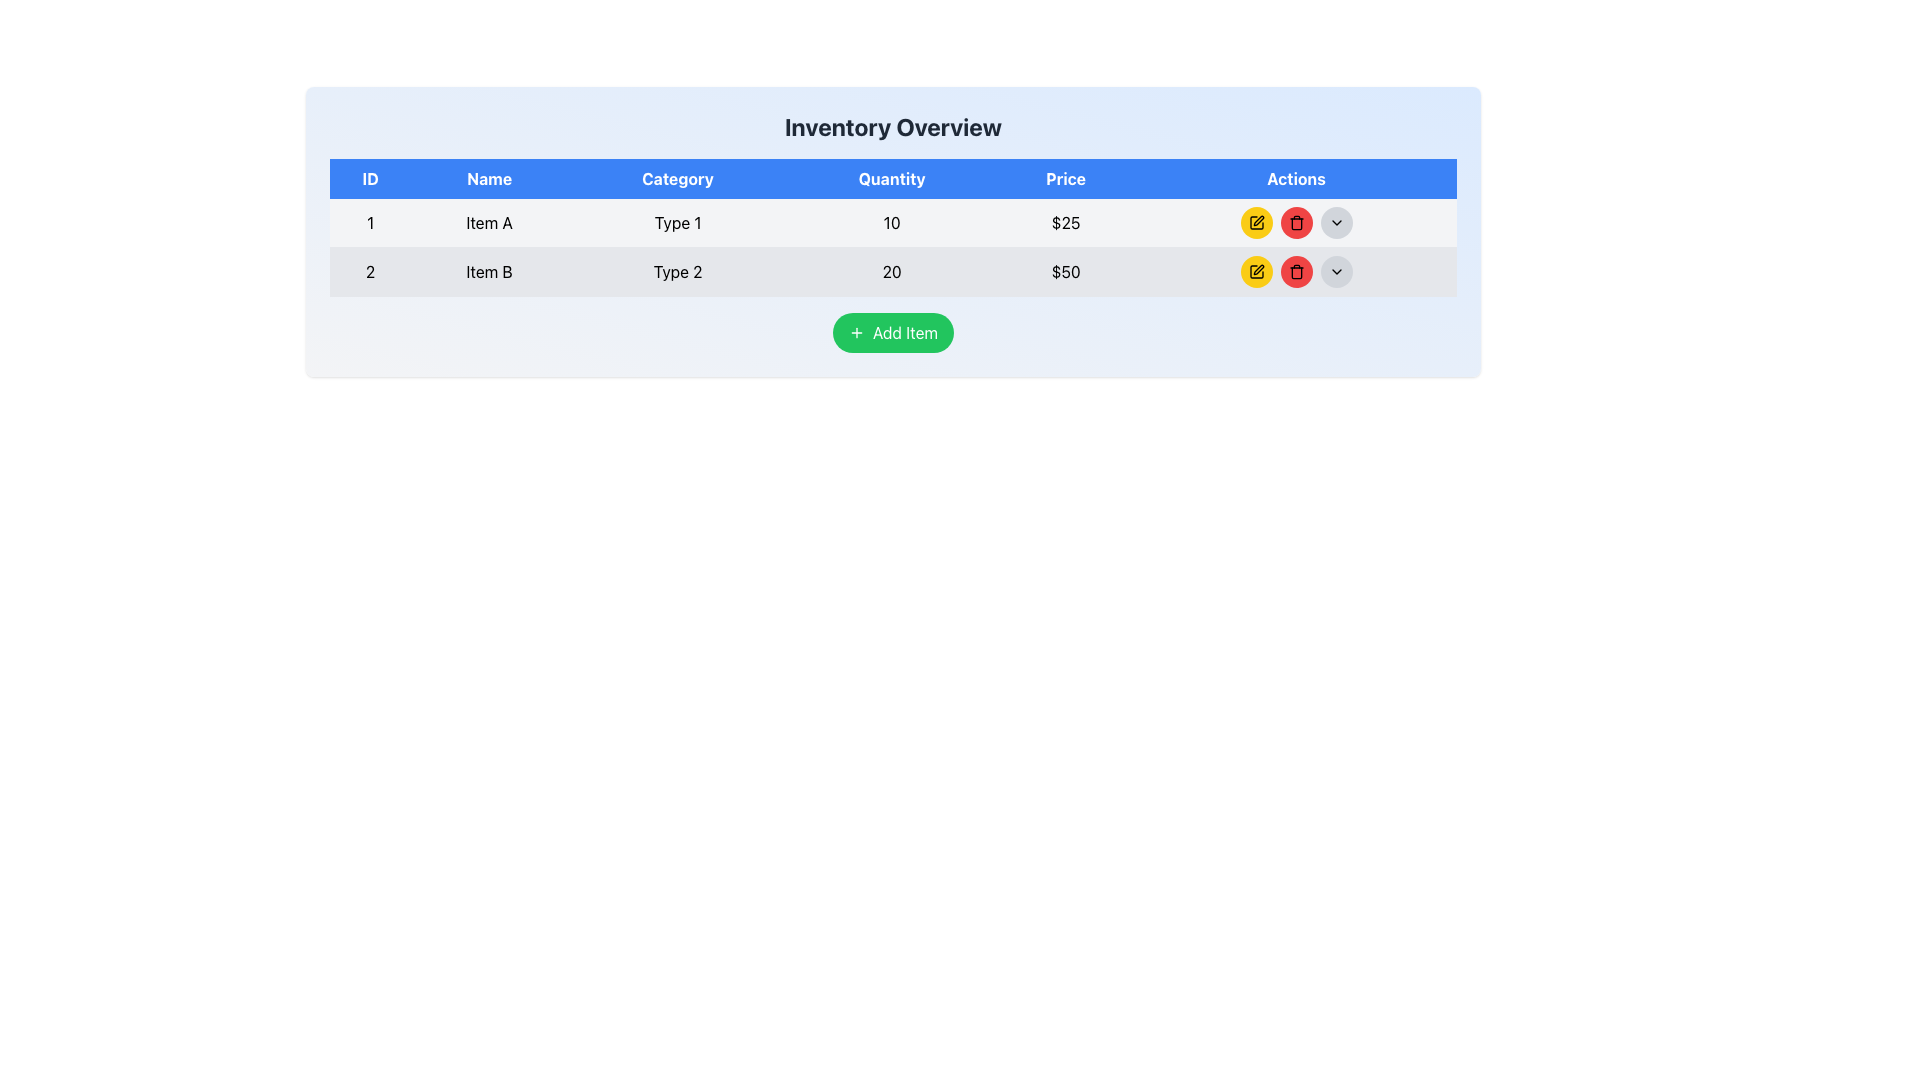 The height and width of the screenshot is (1080, 1920). Describe the element at coordinates (892, 223) in the screenshot. I see `the first row of the table containing the ID '1', Name 'Item A', Category 'Type 1', Quantity '10', Price '$25', and interactive action icons` at that location.